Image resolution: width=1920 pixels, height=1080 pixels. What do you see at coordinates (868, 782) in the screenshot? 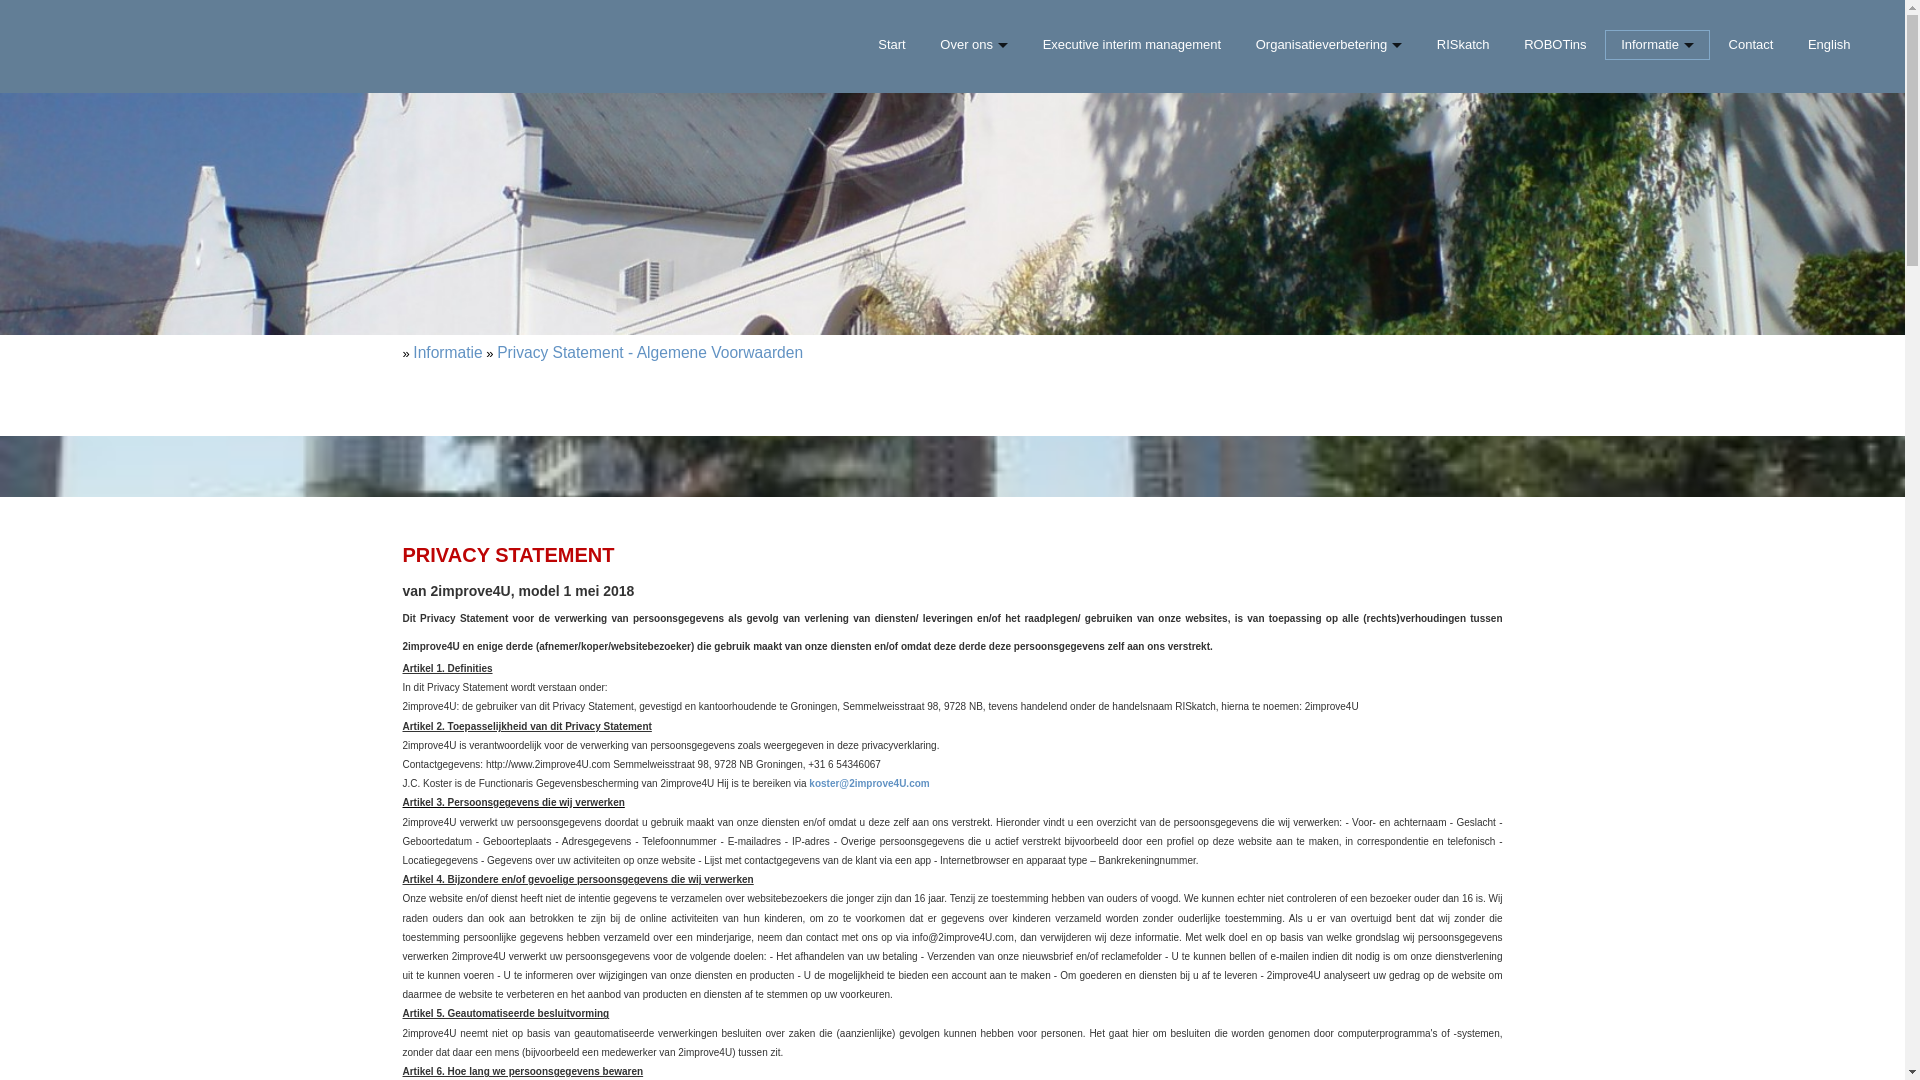
I see `'koster@2improve4U.com'` at bounding box center [868, 782].